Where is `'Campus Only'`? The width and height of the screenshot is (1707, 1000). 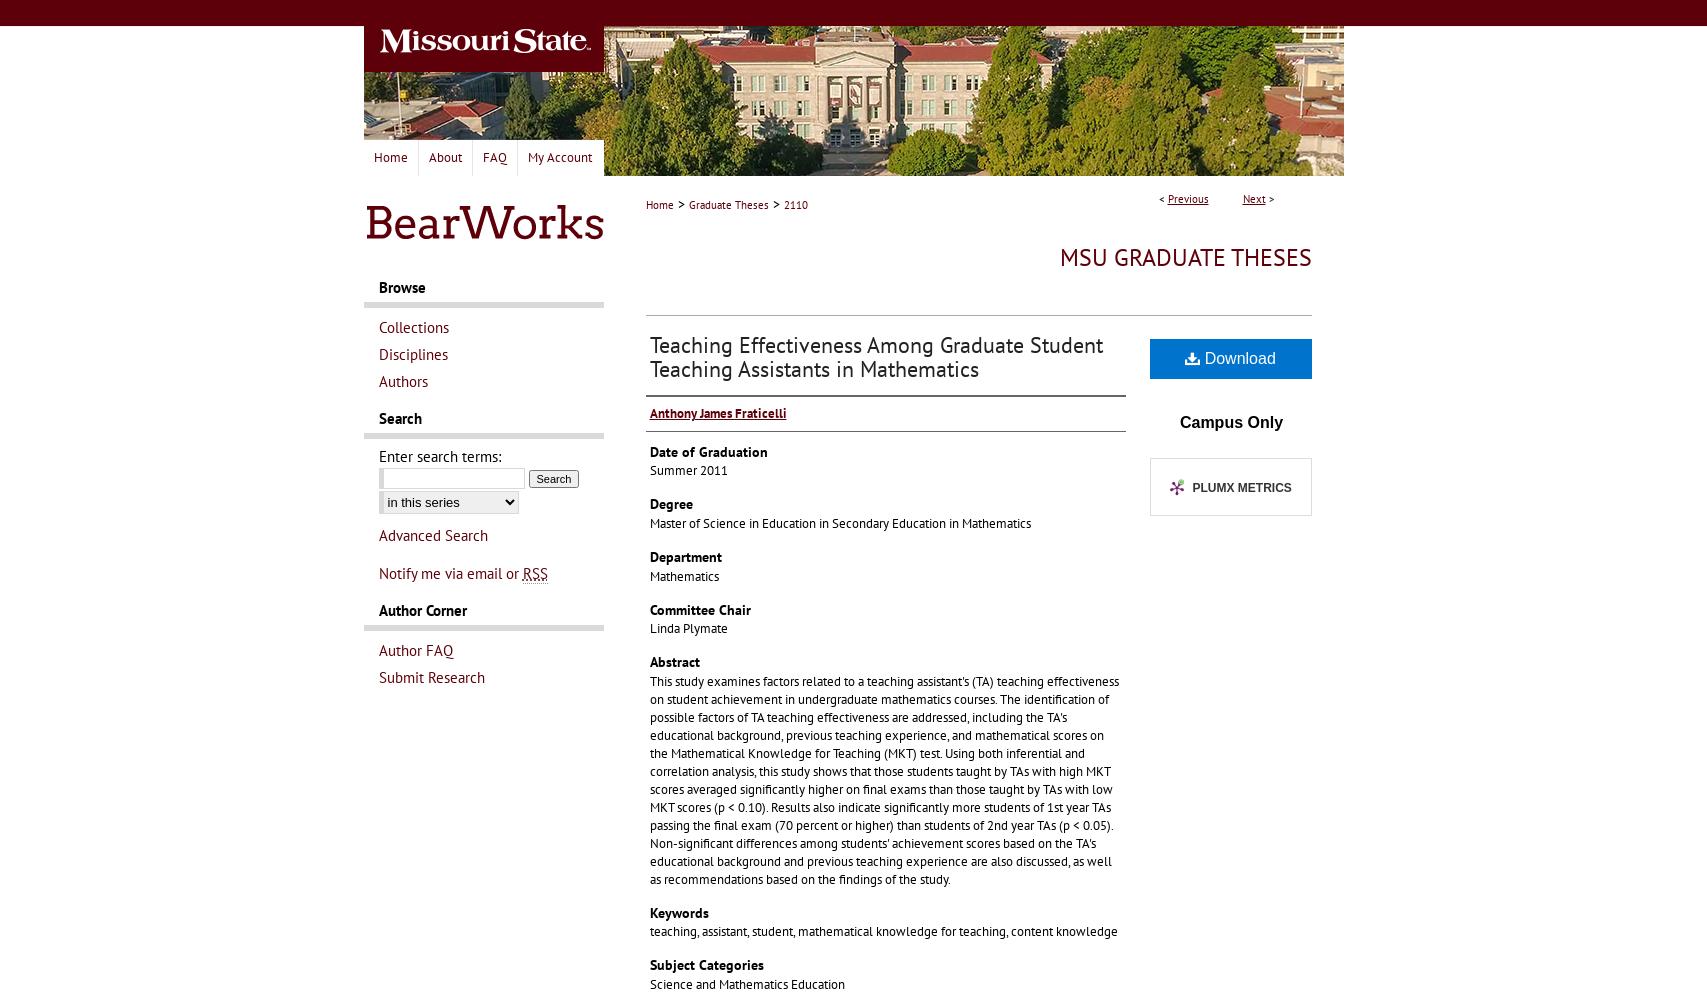 'Campus Only' is located at coordinates (1229, 421).